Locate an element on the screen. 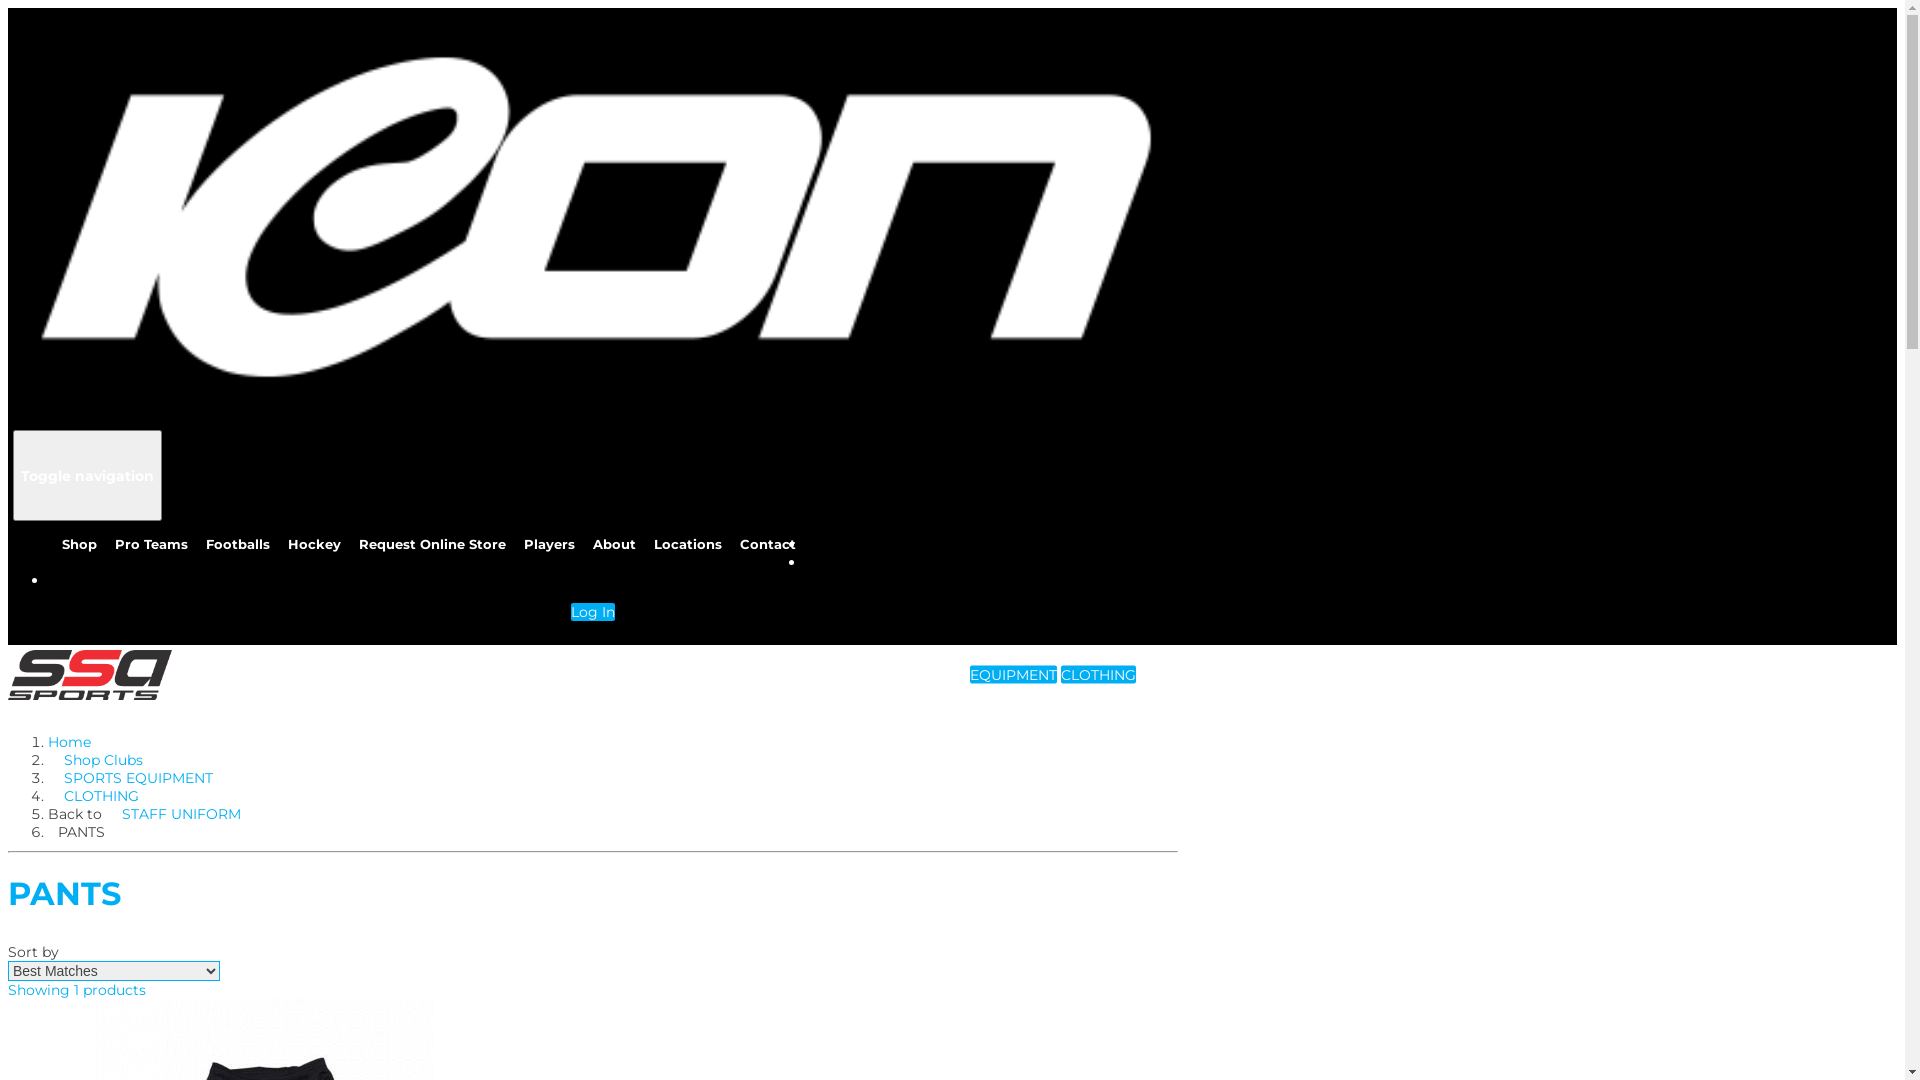 The height and width of the screenshot is (1080, 1920). 'Contact' is located at coordinates (767, 546).